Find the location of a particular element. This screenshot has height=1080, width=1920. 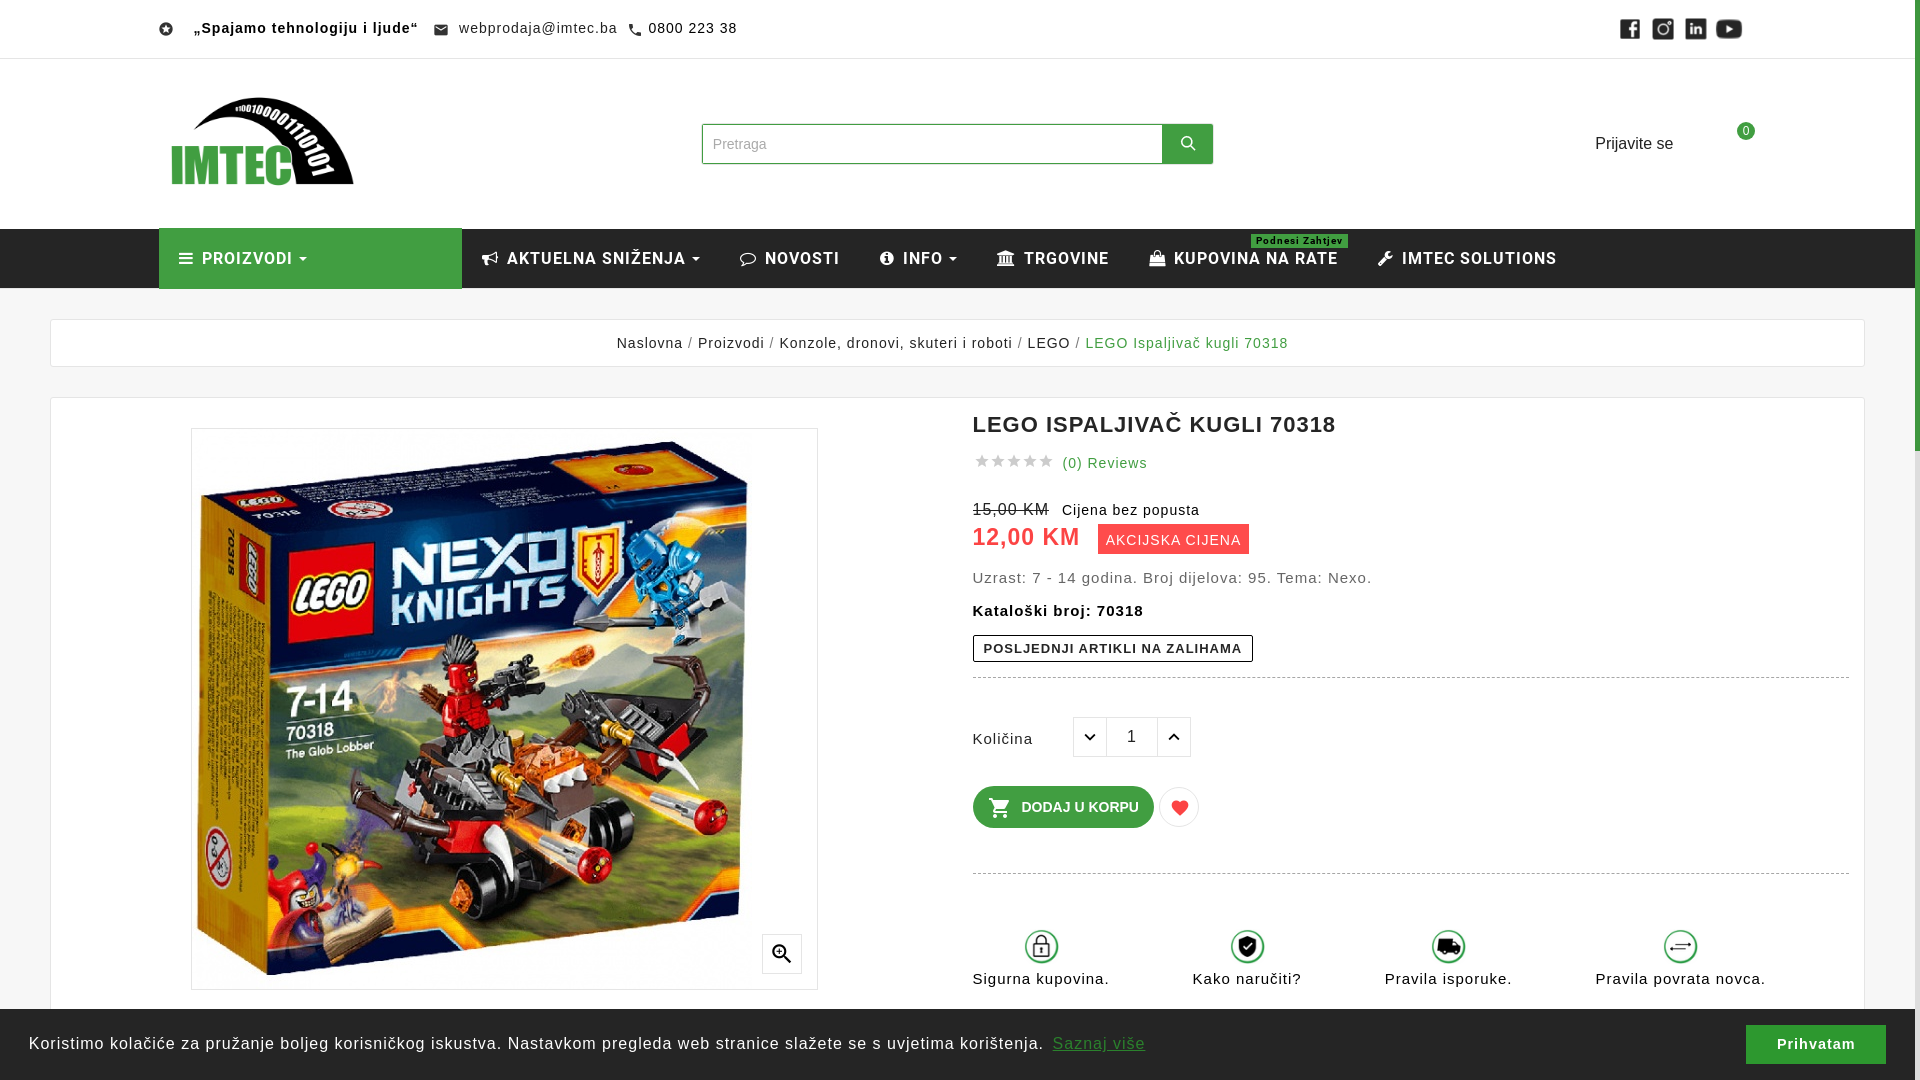

'IMTEC SOLUTIONS' is located at coordinates (1467, 257).